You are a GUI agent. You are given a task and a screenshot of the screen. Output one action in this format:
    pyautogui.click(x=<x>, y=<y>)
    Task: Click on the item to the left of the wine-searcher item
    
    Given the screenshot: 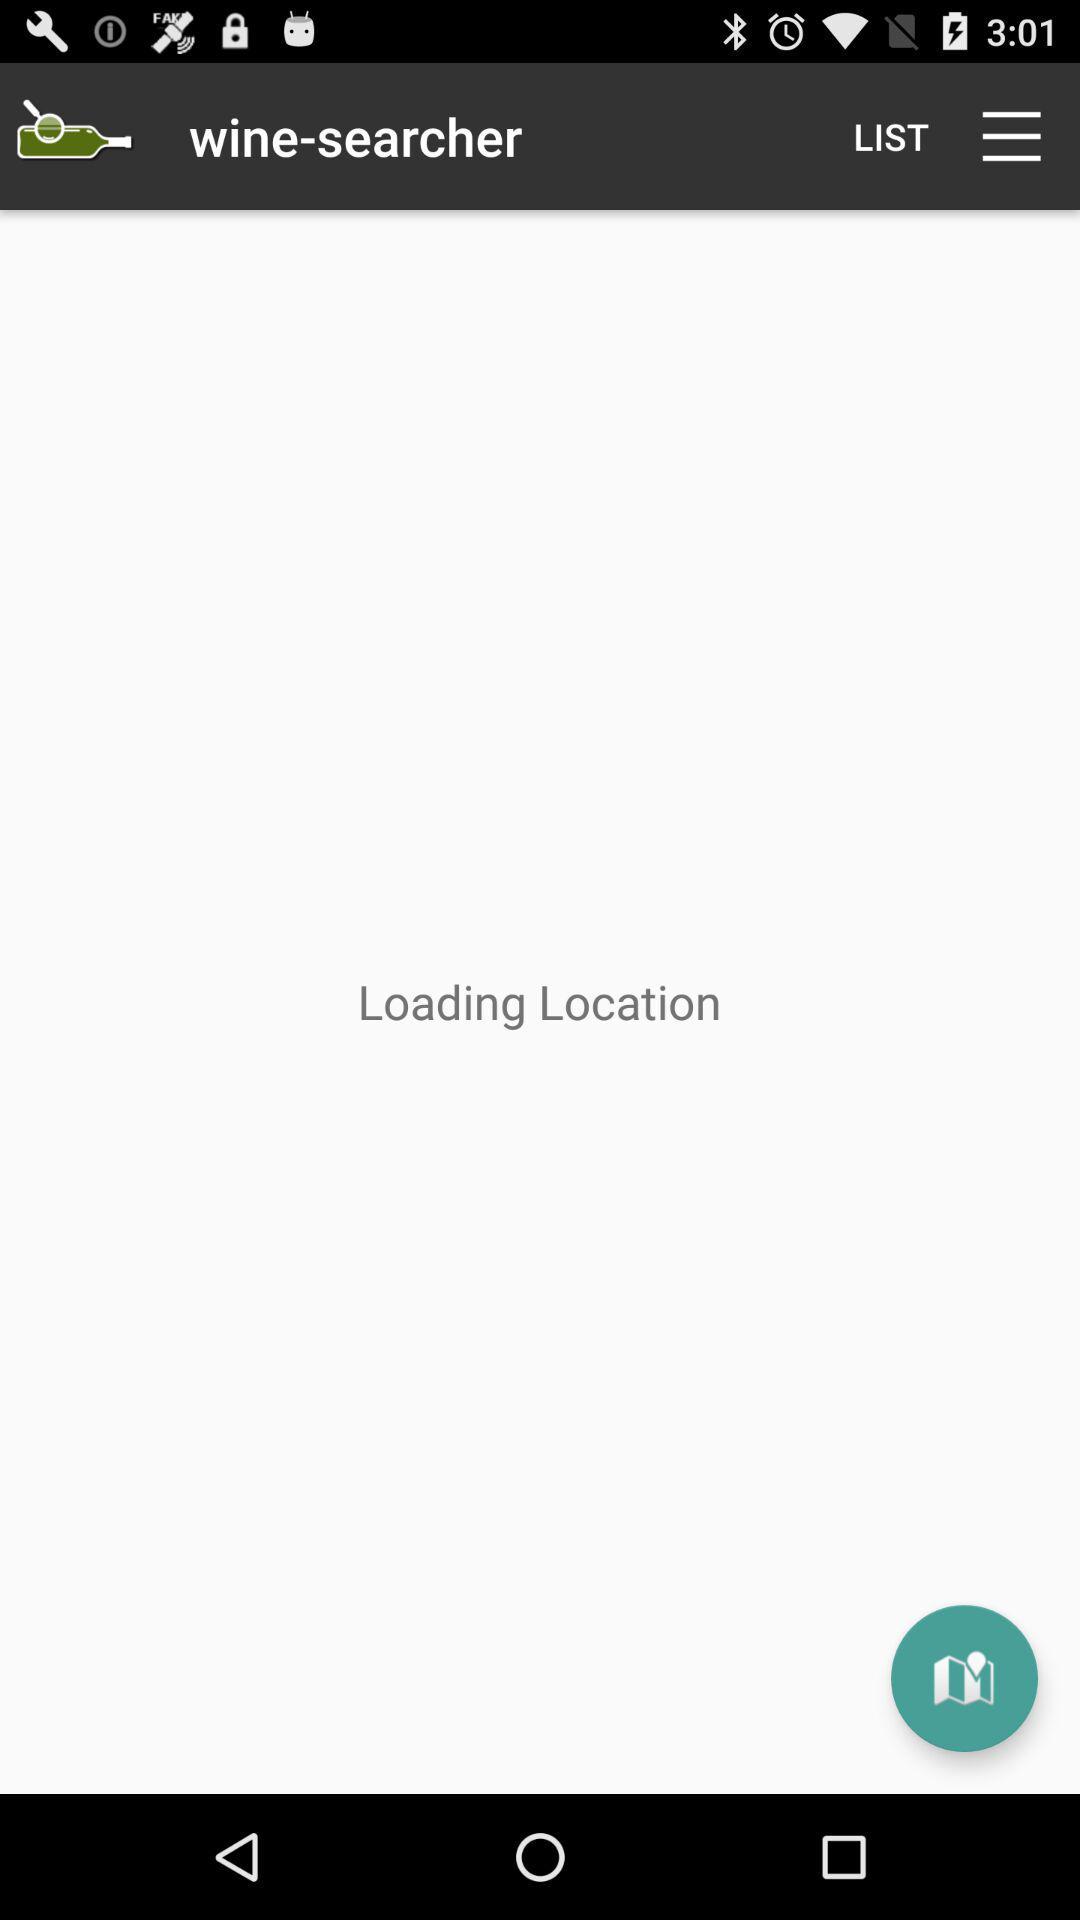 What is the action you would take?
    pyautogui.click(x=72, y=135)
    